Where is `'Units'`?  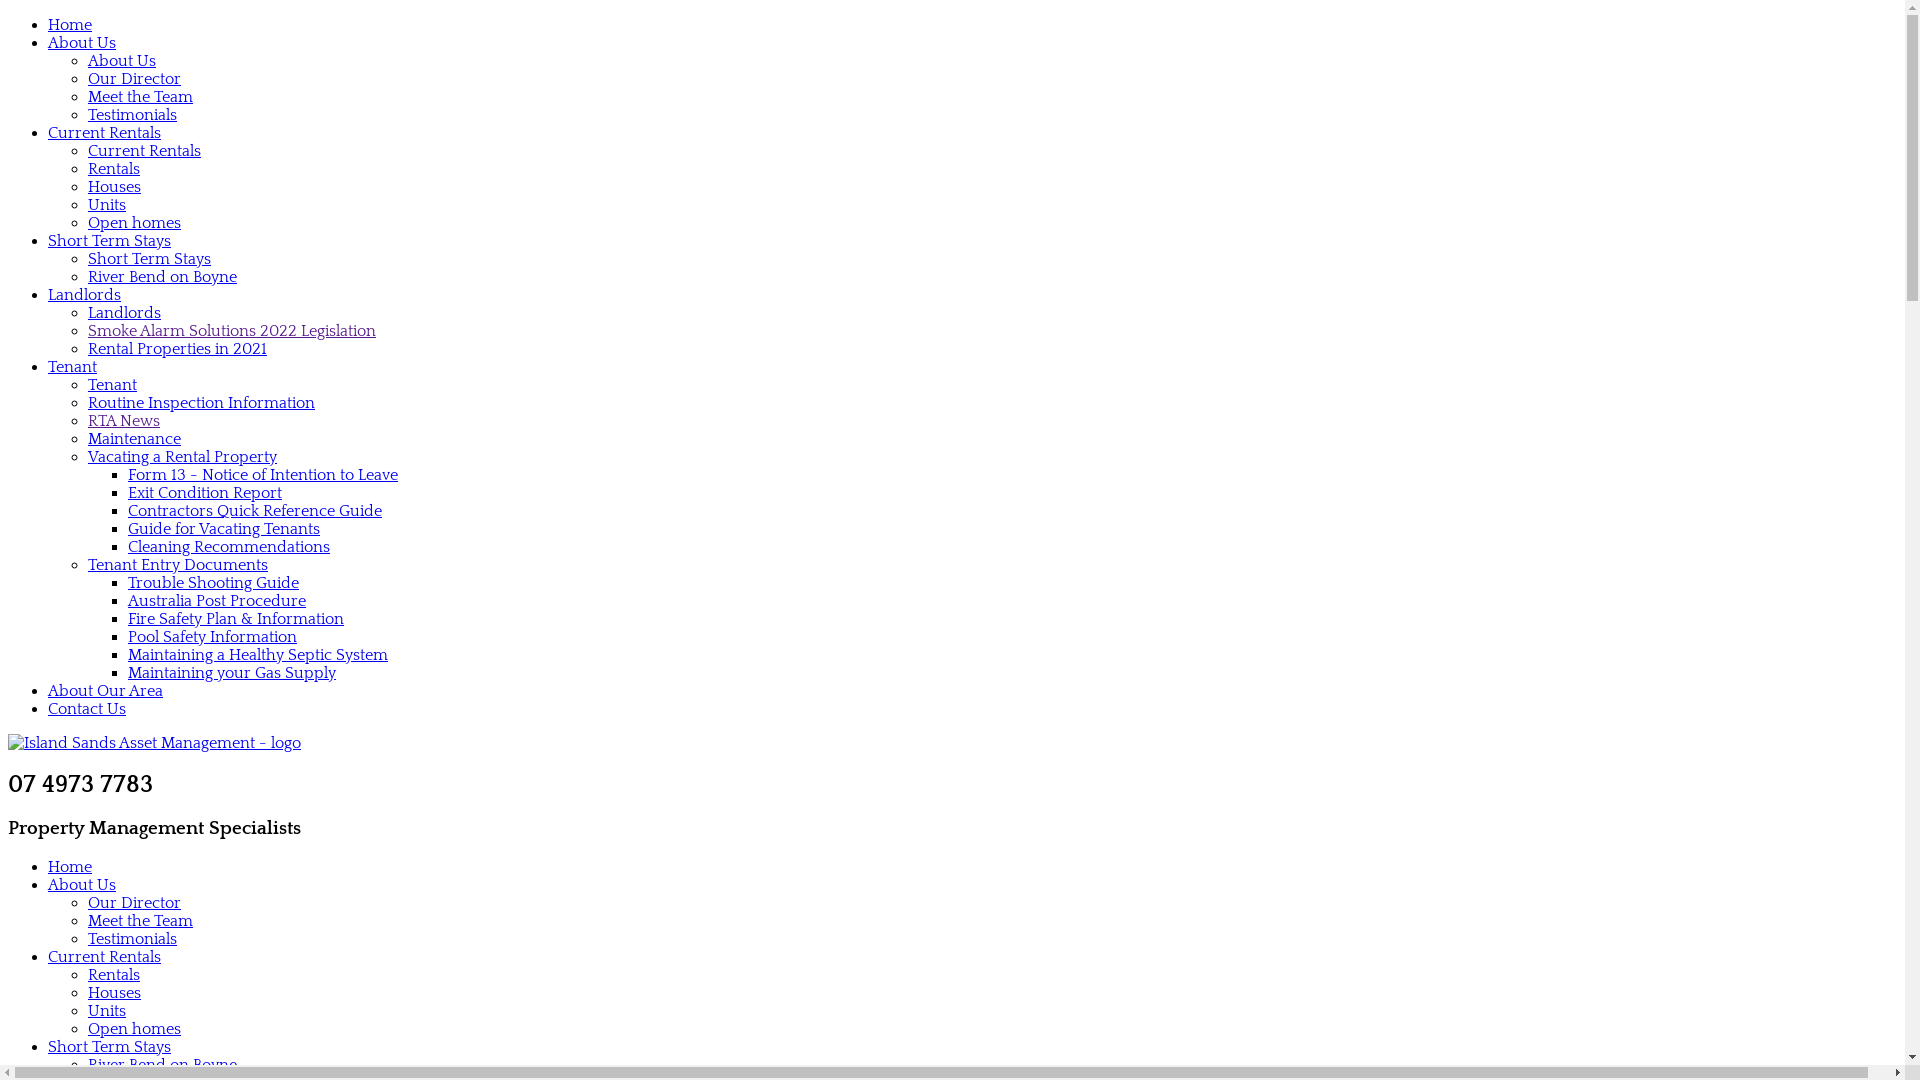 'Units' is located at coordinates (105, 1010).